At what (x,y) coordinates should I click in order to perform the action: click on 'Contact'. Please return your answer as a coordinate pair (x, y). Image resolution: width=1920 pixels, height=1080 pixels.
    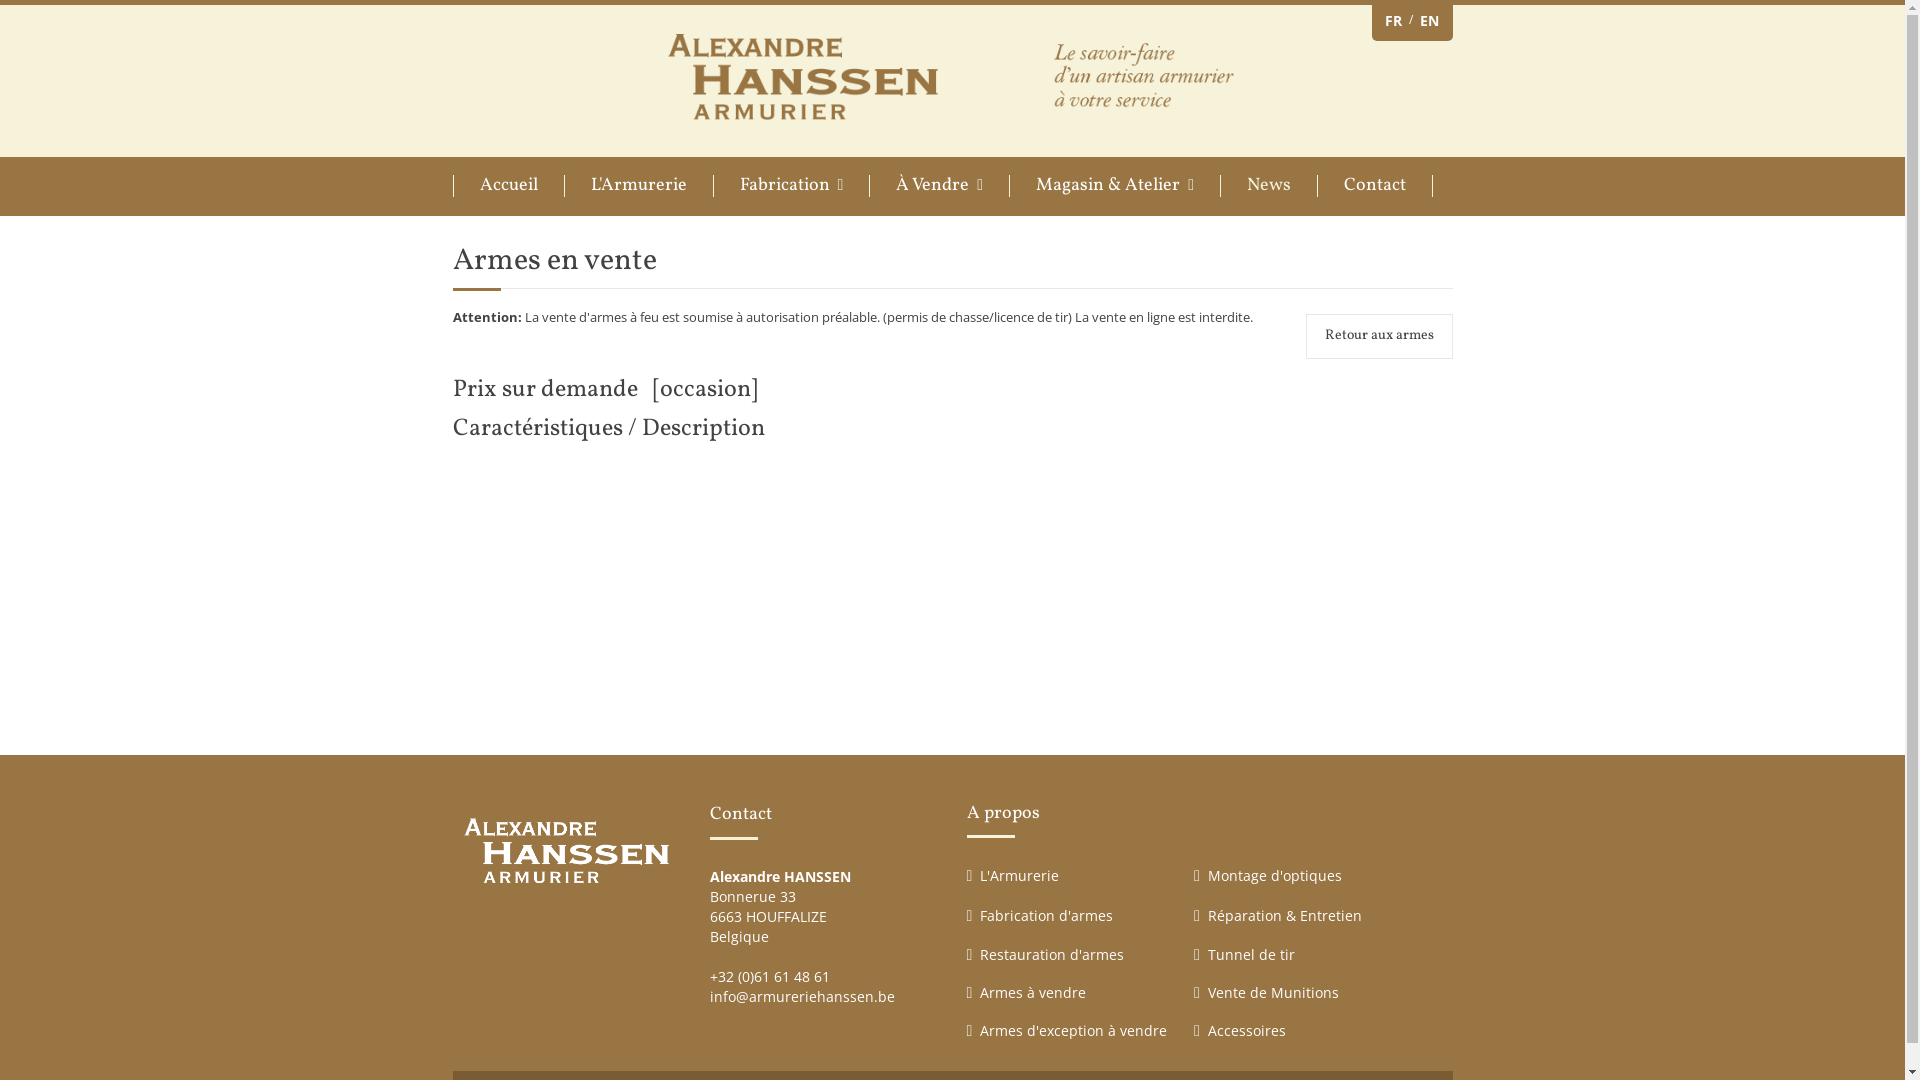
    Looking at the image, I should click on (1373, 185).